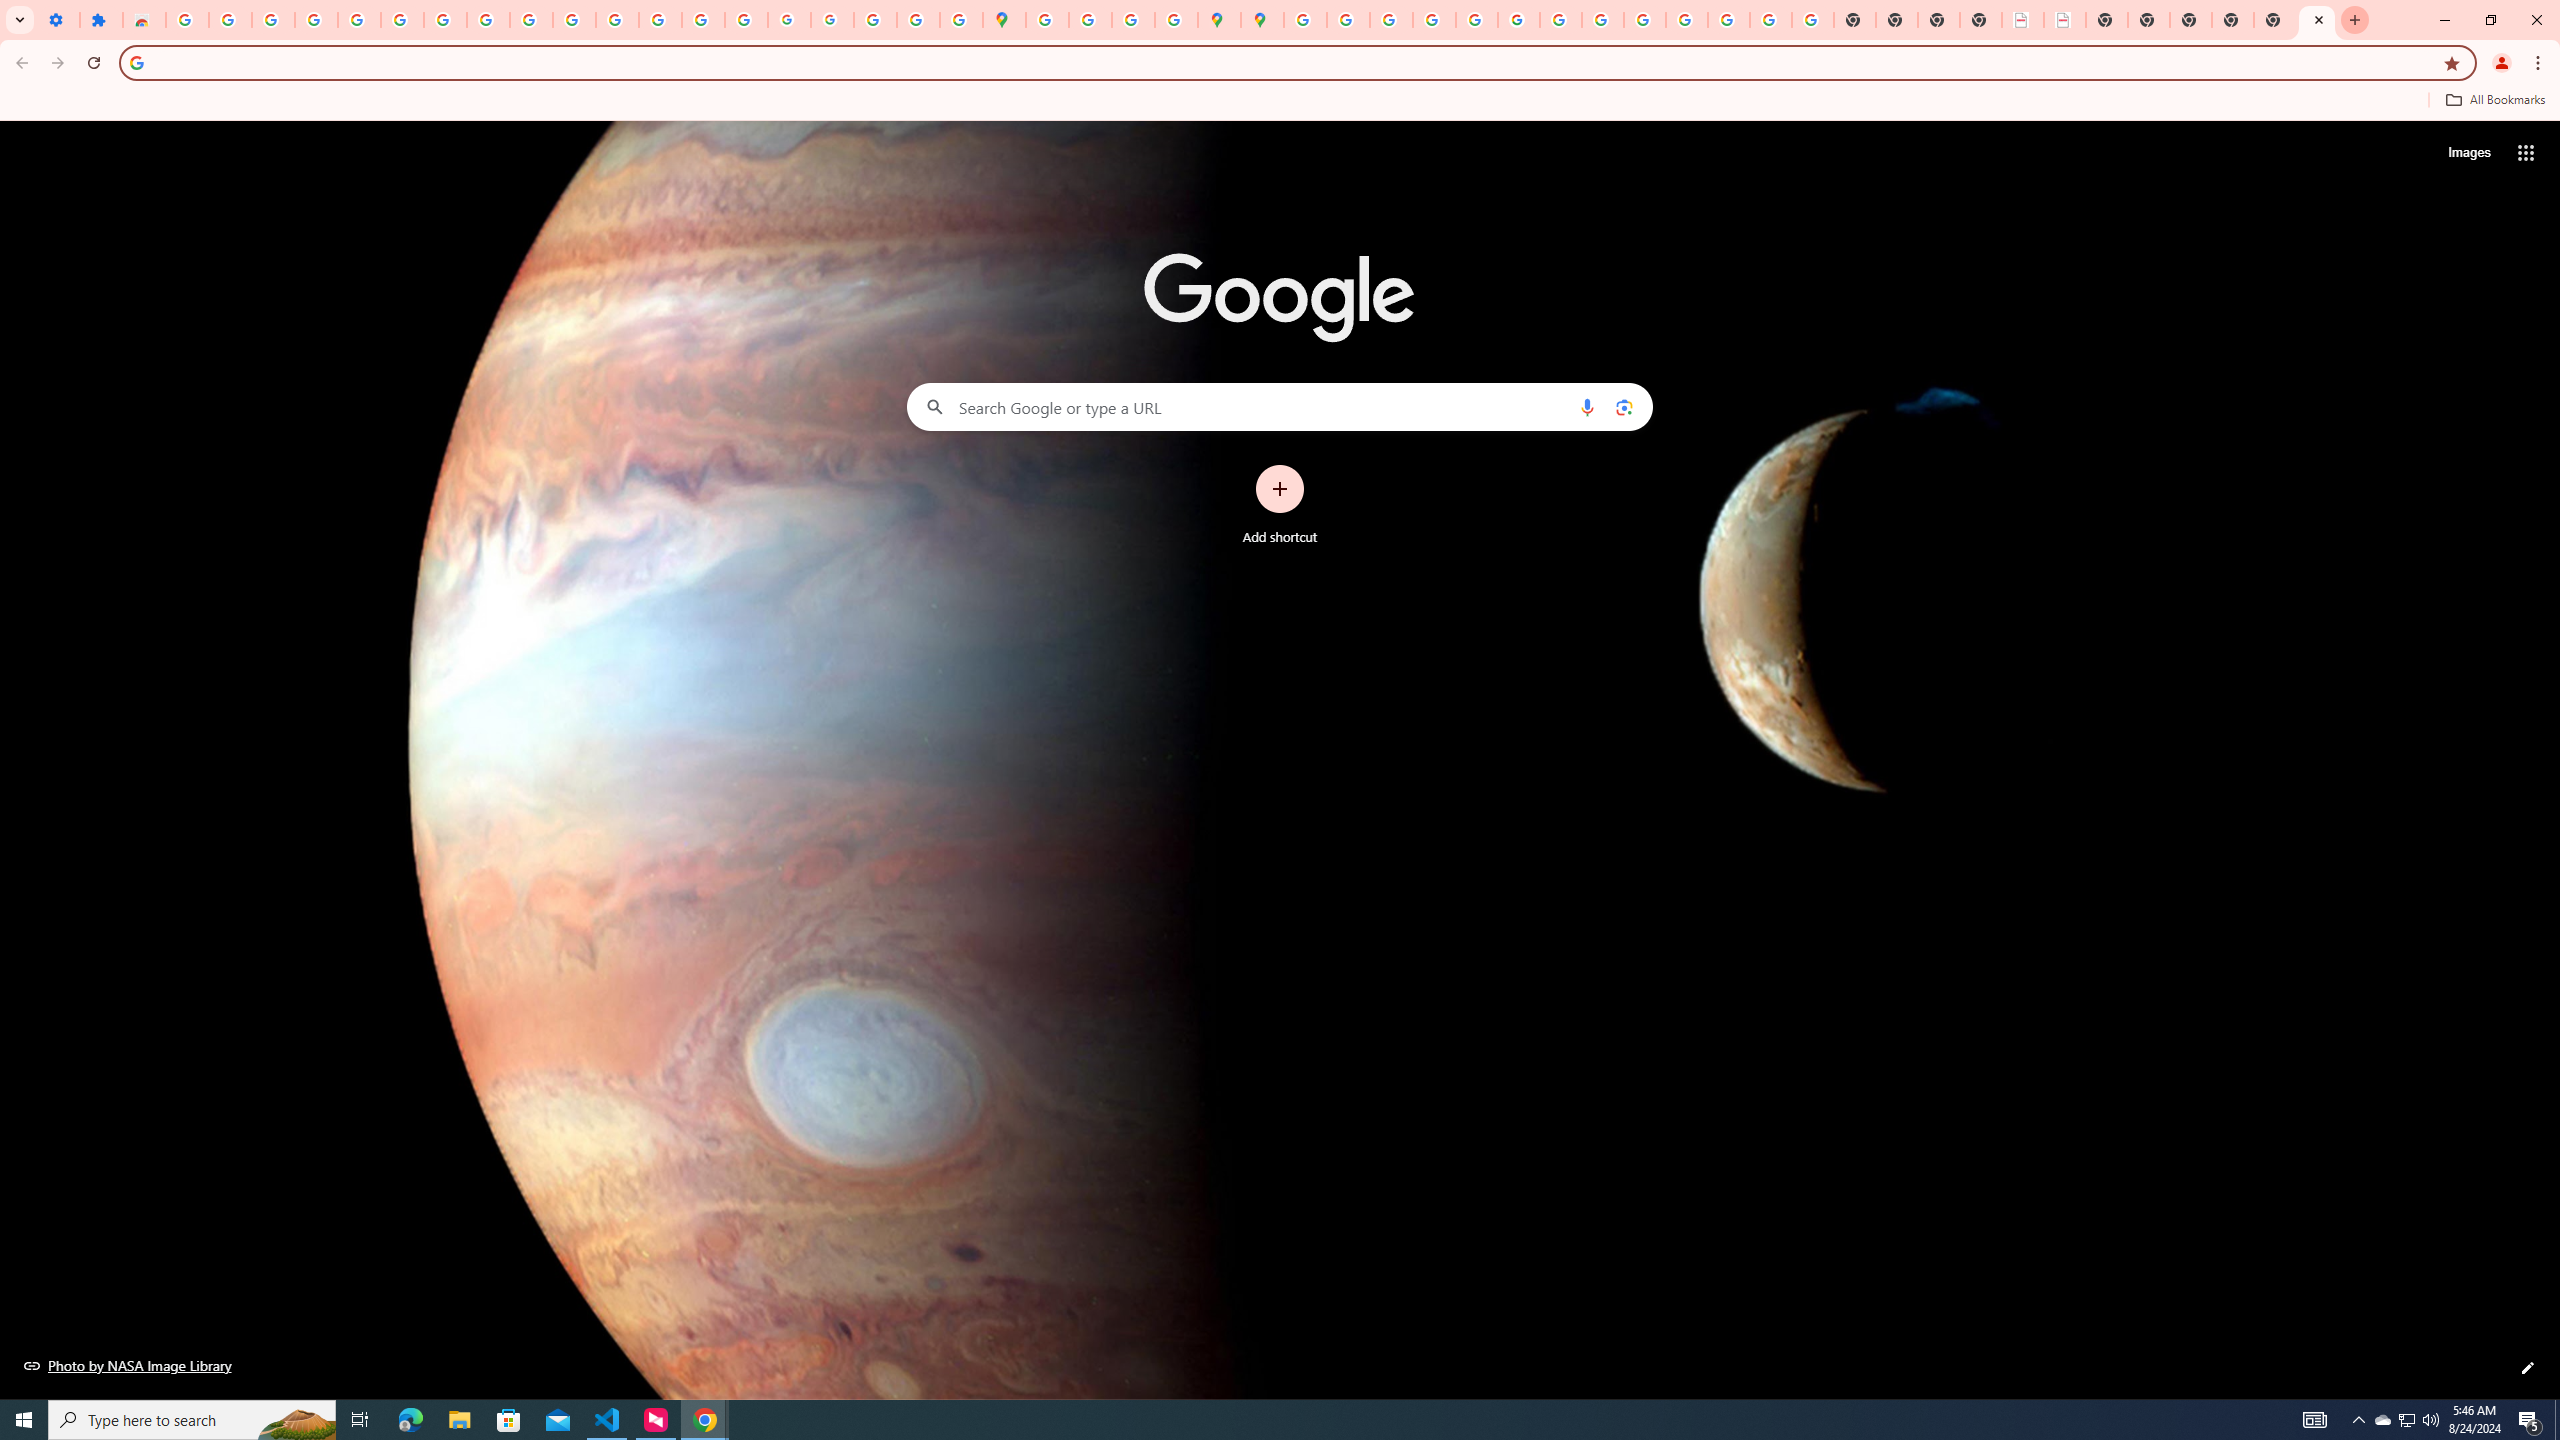 This screenshot has width=2560, height=1440. What do you see at coordinates (1002, 19) in the screenshot?
I see `'Google Maps'` at bounding box center [1002, 19].